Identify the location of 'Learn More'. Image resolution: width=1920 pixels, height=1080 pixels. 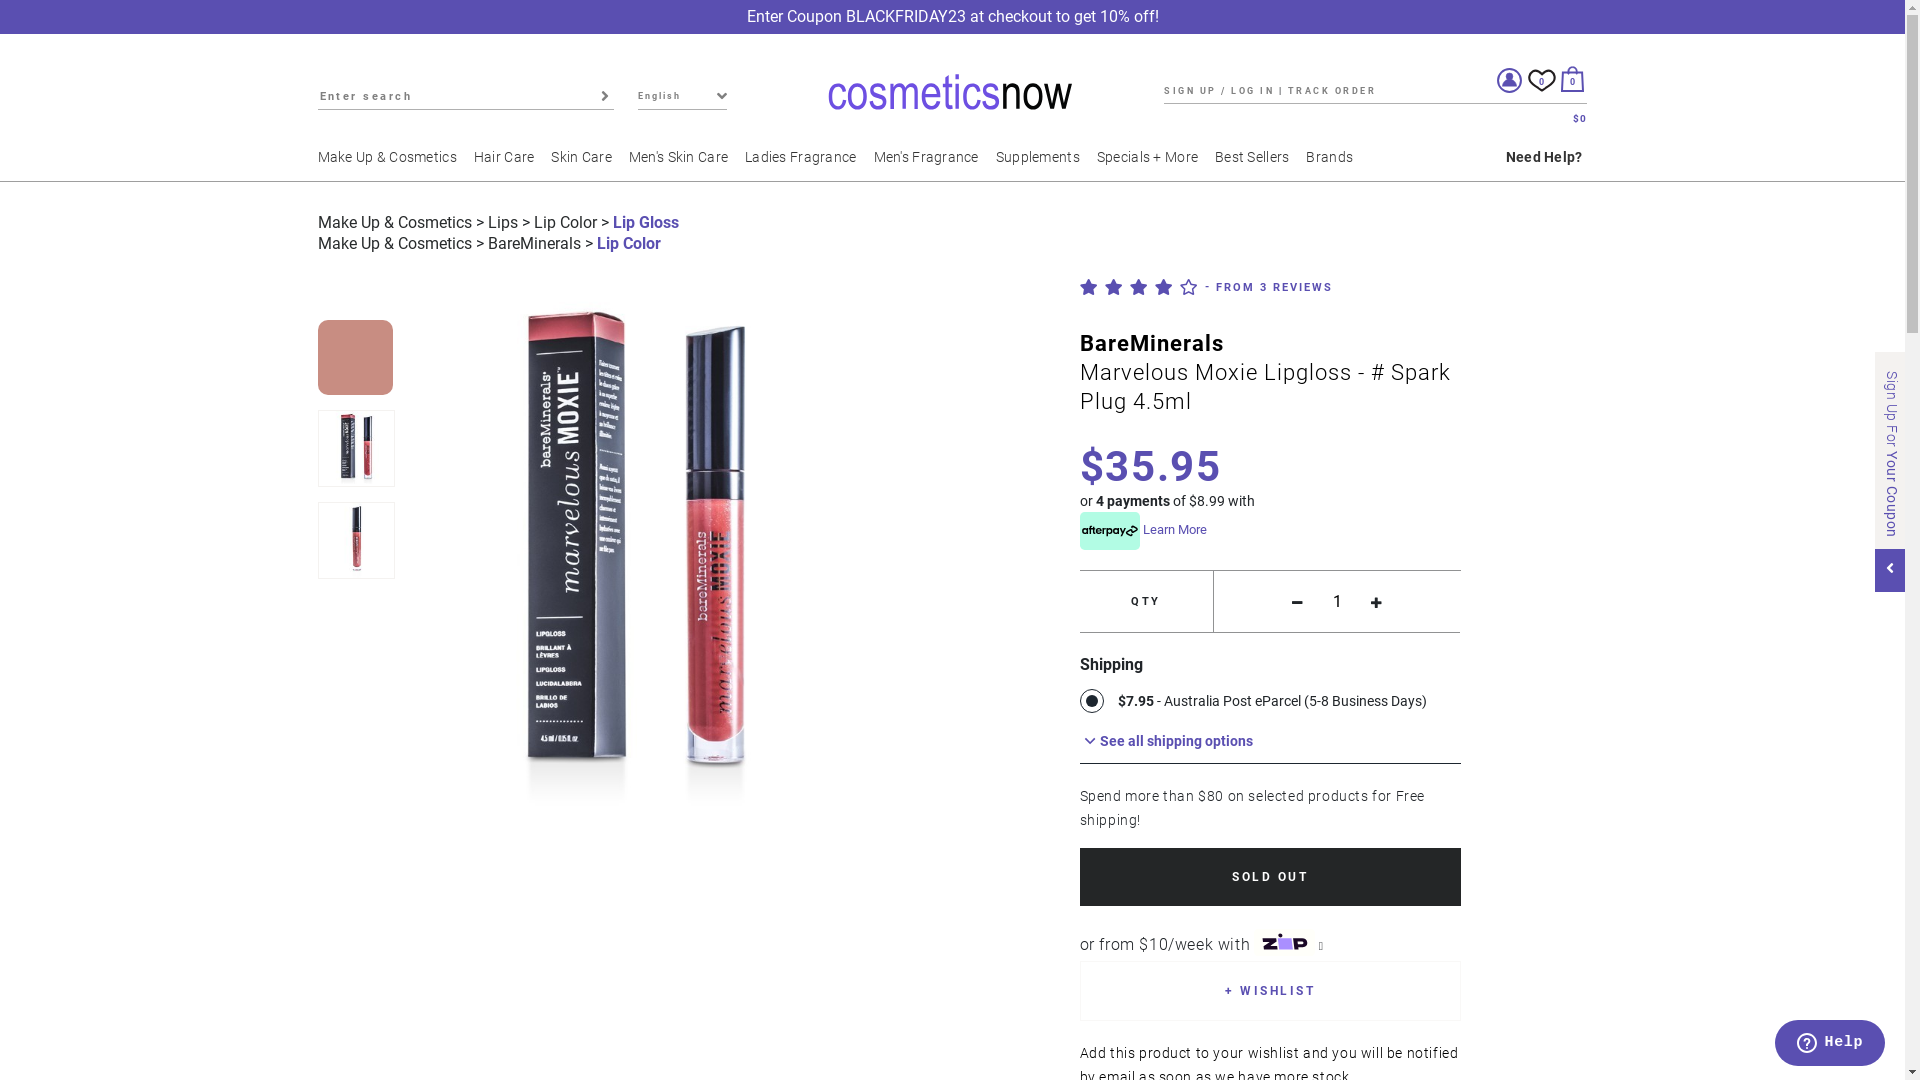
(1175, 528).